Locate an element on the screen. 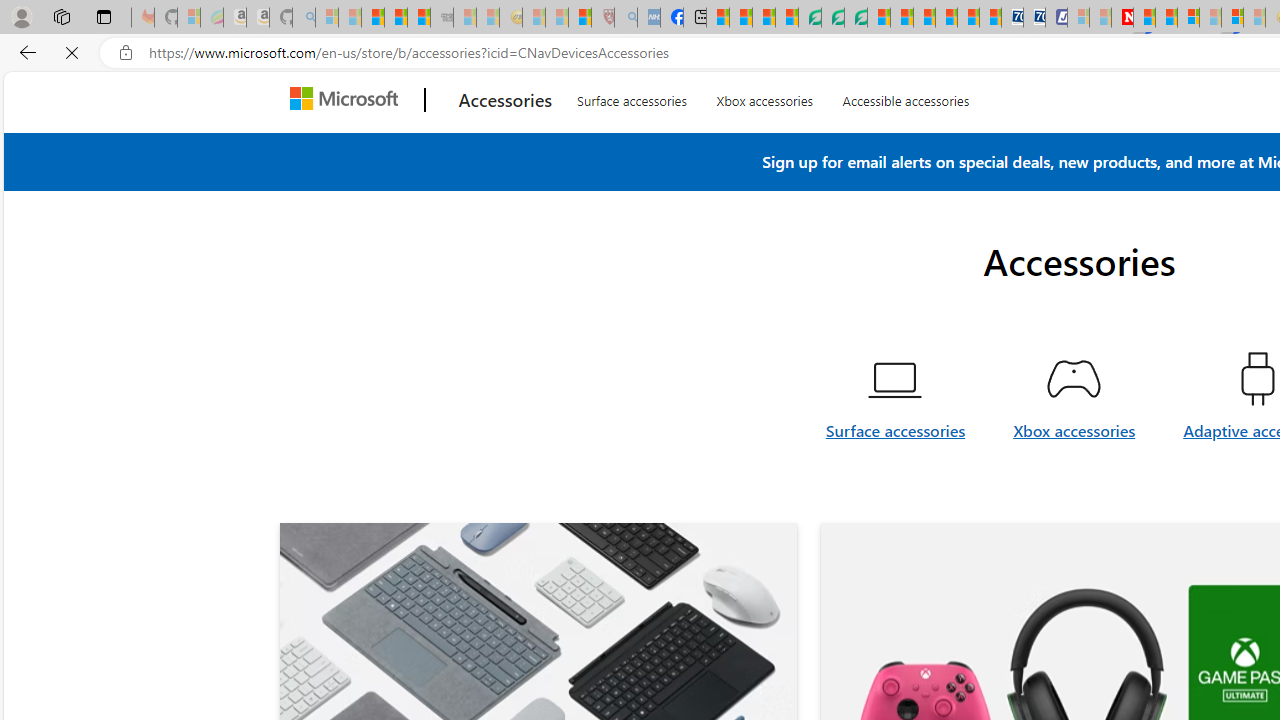 The width and height of the screenshot is (1280, 720). 'Terms of Use Agreement' is located at coordinates (832, 17).